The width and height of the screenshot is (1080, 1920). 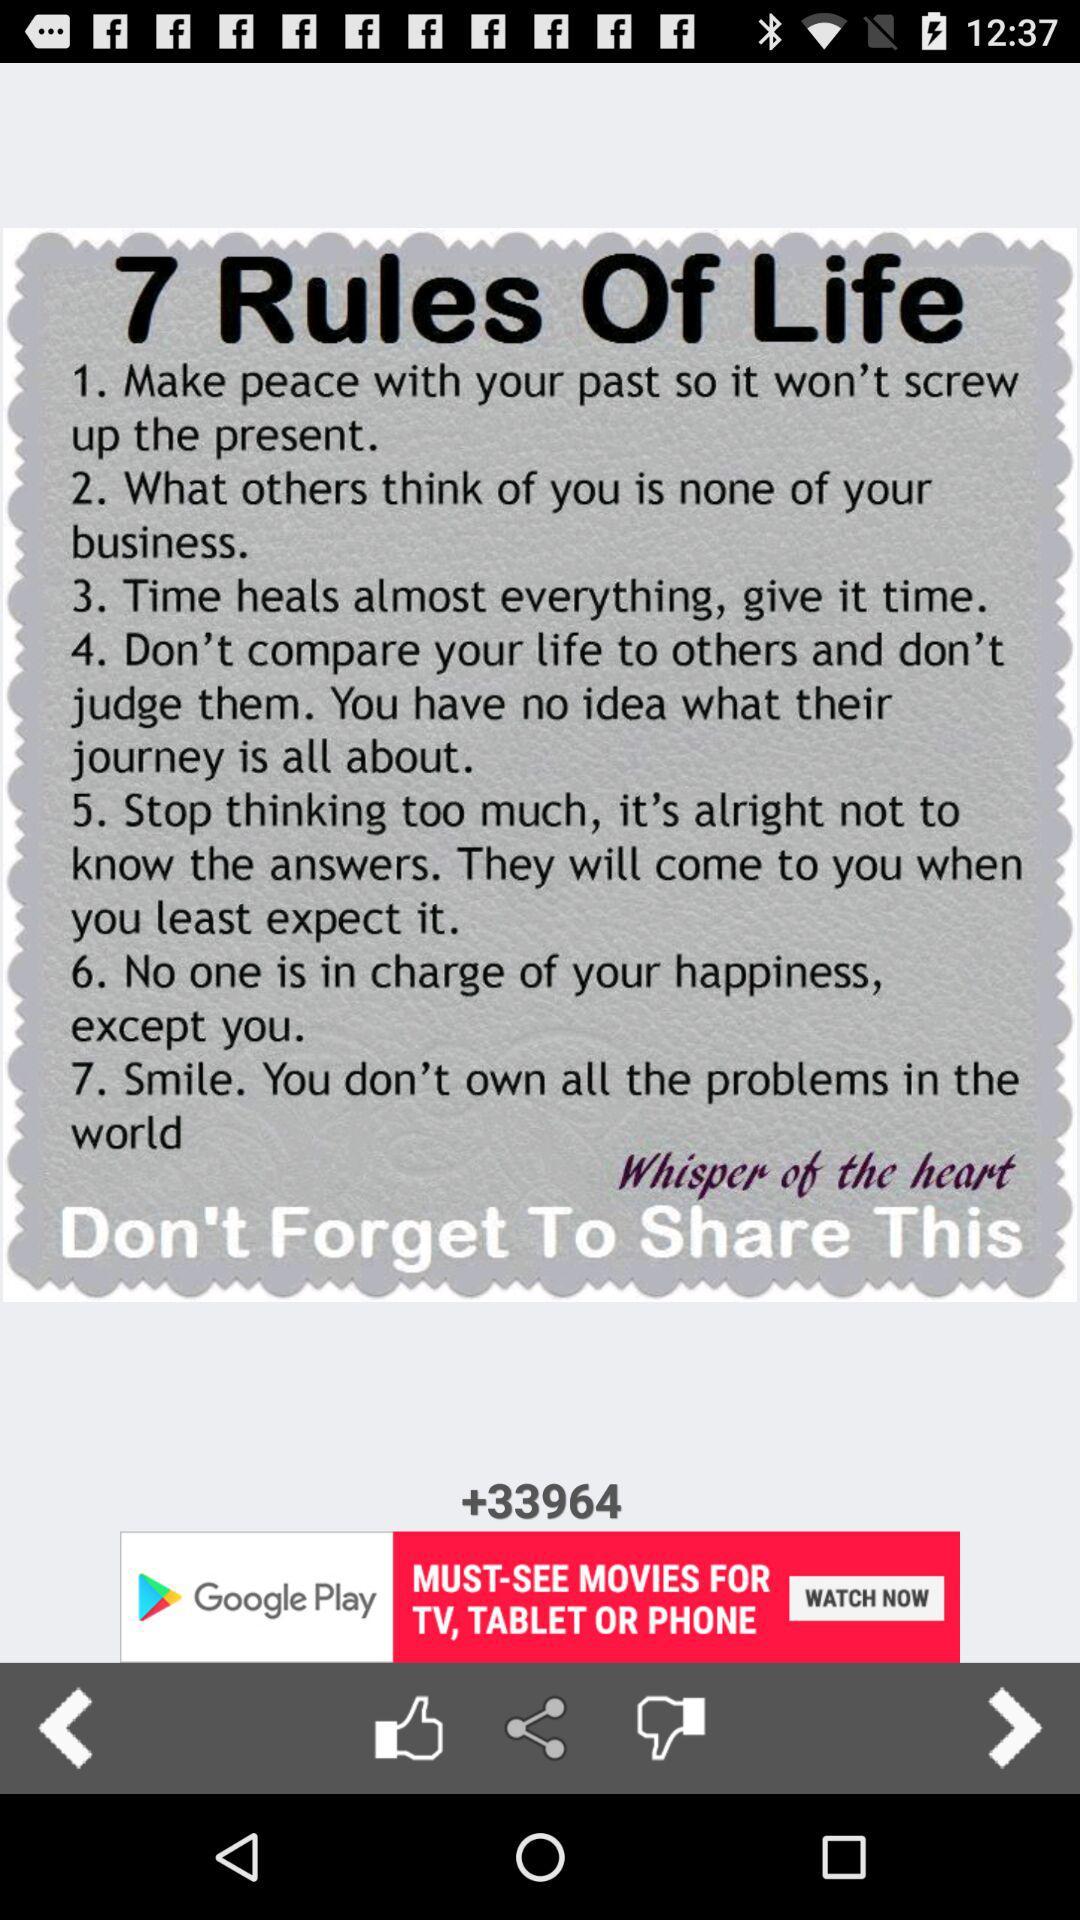 What do you see at coordinates (407, 1727) in the screenshot?
I see `put like` at bounding box center [407, 1727].